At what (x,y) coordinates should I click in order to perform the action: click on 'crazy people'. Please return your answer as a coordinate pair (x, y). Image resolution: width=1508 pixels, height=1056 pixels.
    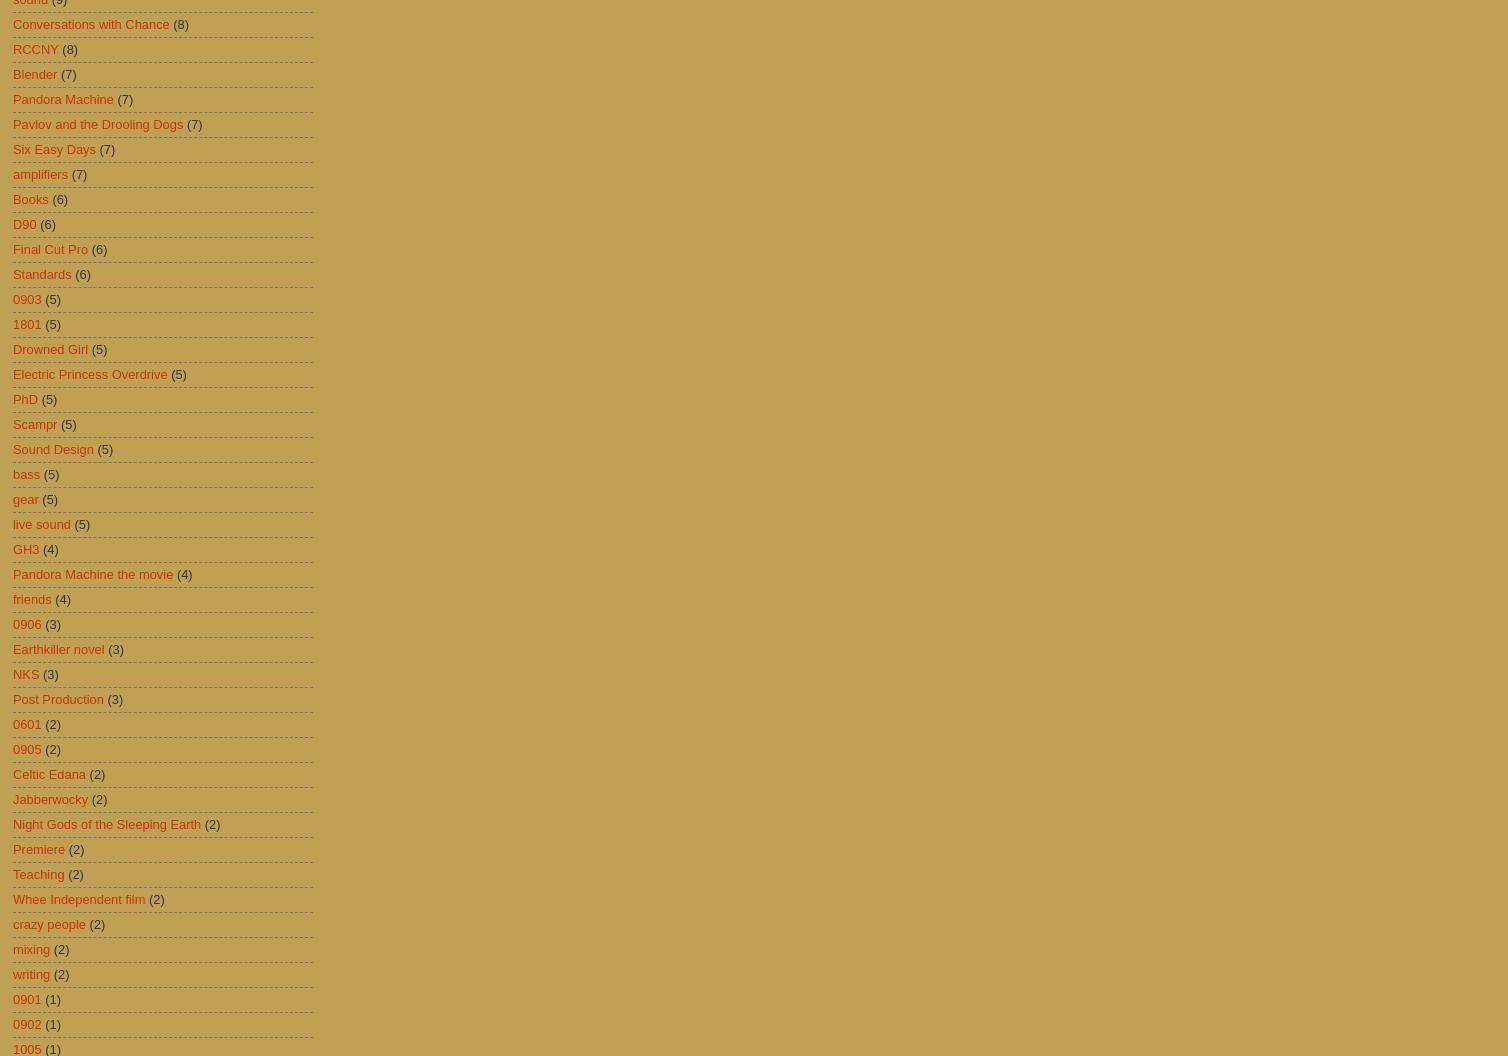
    Looking at the image, I should click on (49, 924).